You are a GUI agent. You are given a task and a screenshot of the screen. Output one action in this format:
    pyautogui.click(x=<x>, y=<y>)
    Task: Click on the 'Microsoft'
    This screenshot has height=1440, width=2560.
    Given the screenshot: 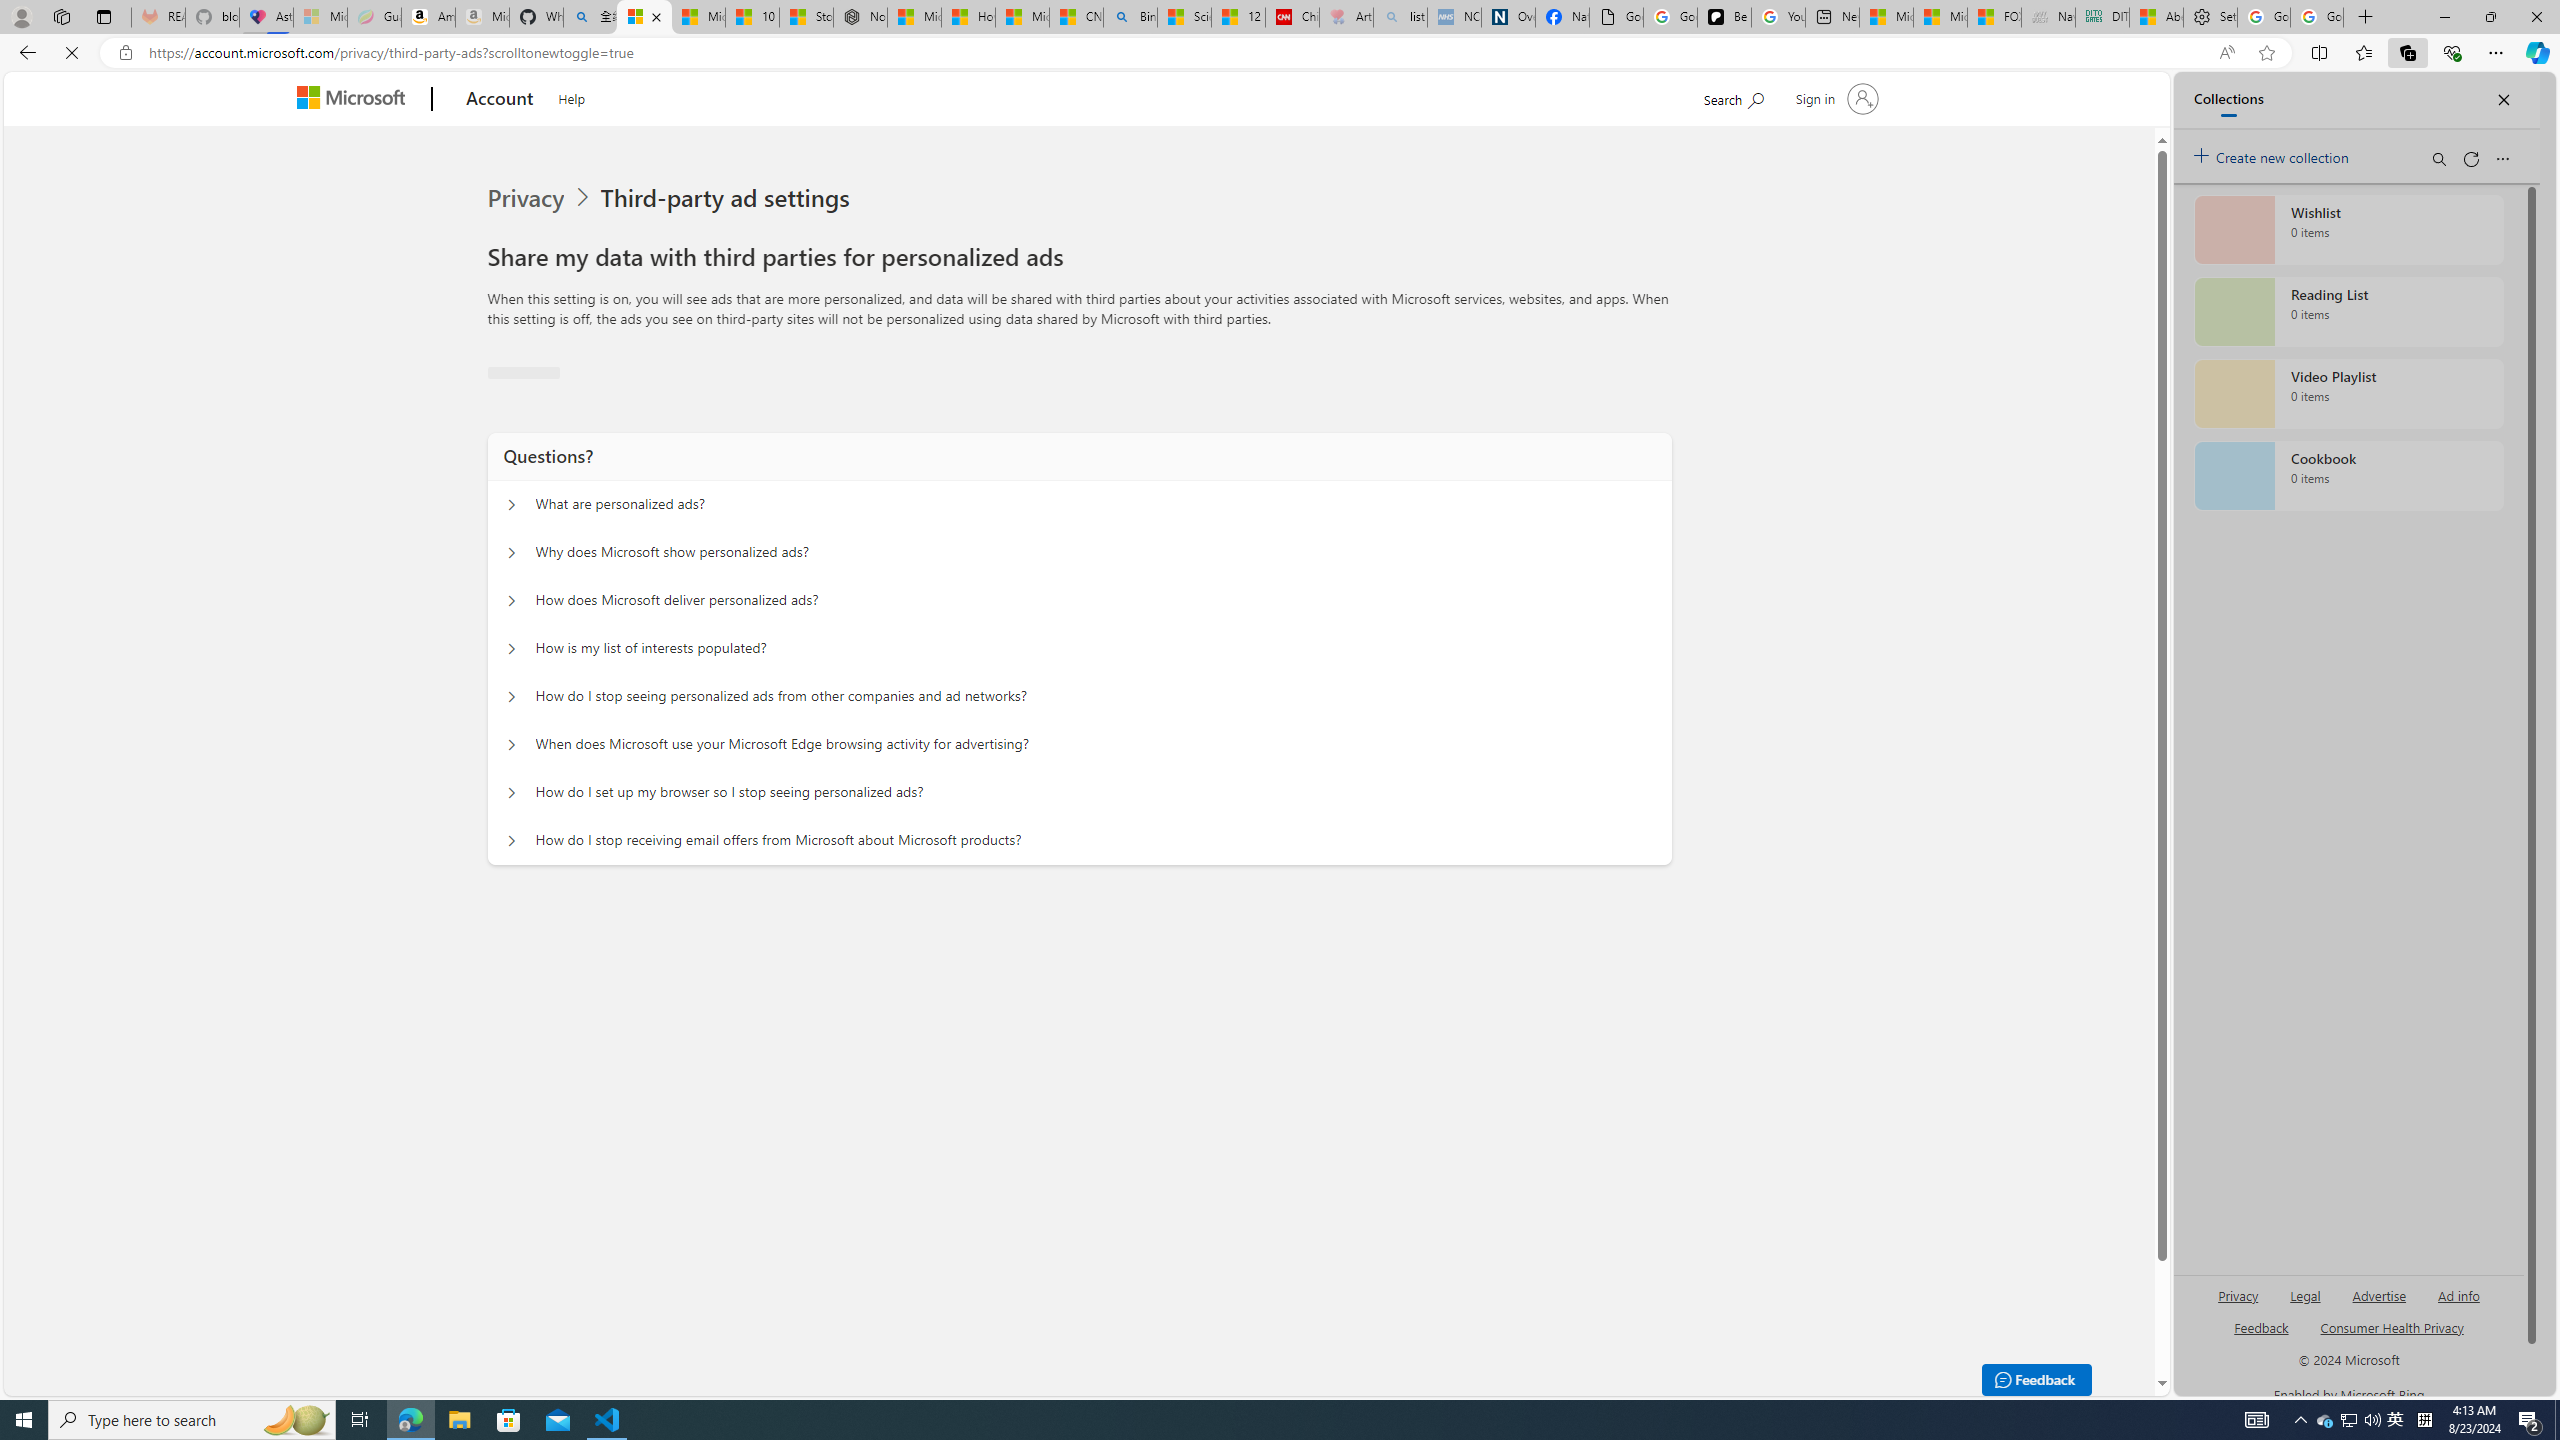 What is the action you would take?
    pyautogui.click(x=354, y=99)
    